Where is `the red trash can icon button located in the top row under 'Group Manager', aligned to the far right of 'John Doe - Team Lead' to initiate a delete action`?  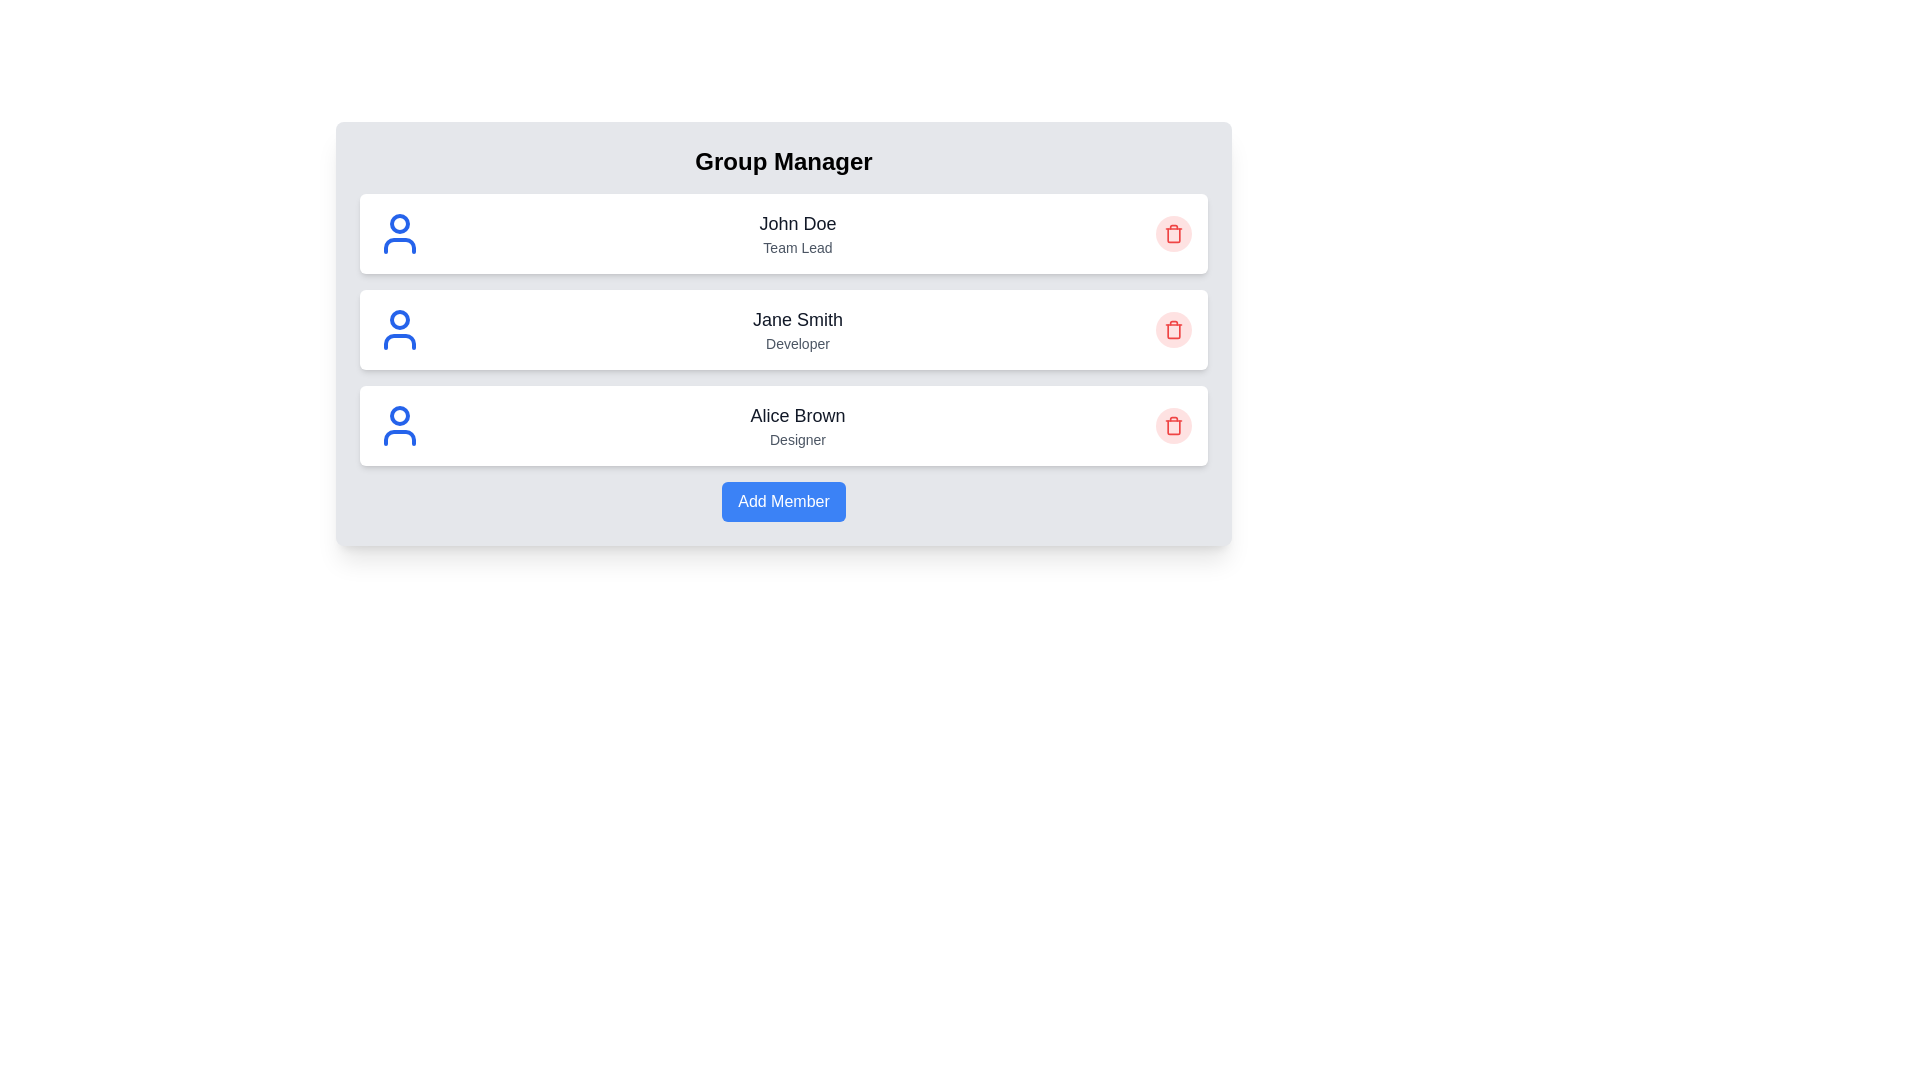
the red trash can icon button located in the top row under 'Group Manager', aligned to the far right of 'John Doe - Team Lead' to initiate a delete action is located at coordinates (1174, 233).